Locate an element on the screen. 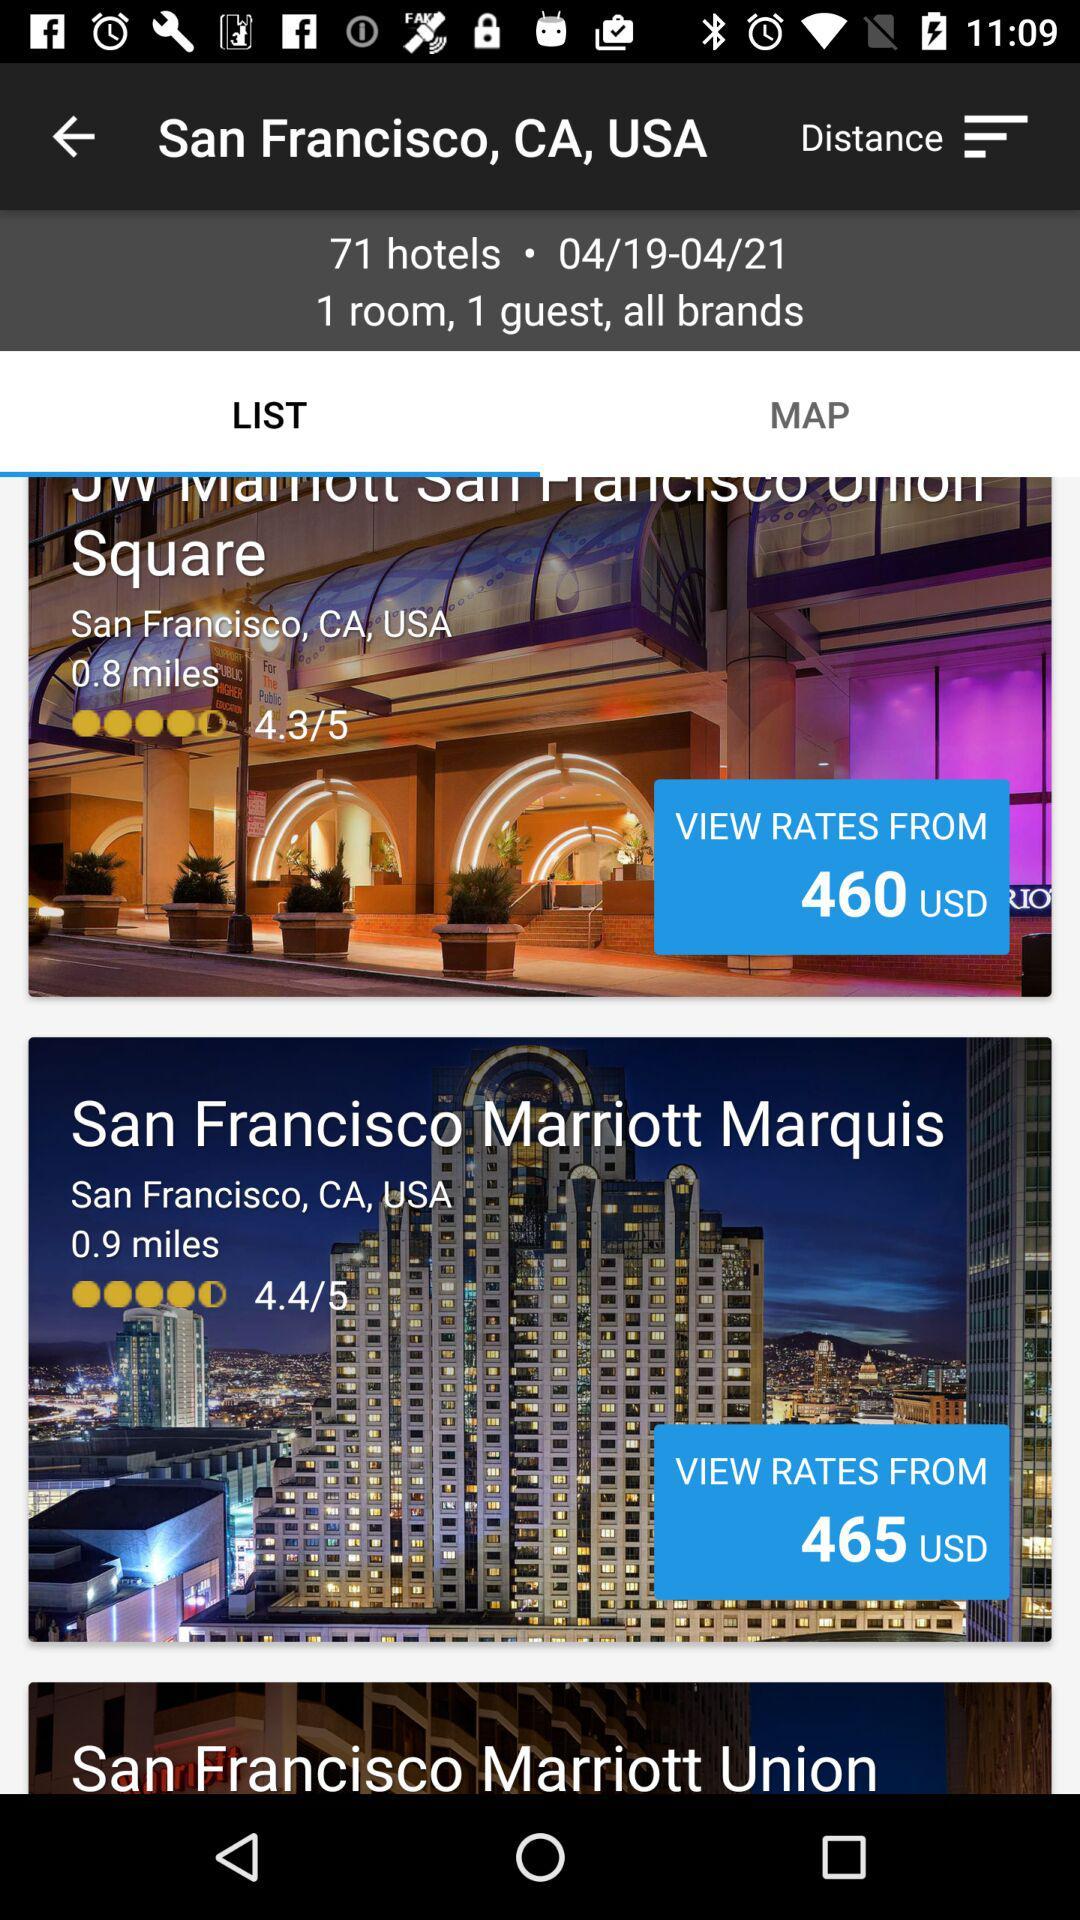 This screenshot has height=1920, width=1080. icon next to the san francisco ca app is located at coordinates (924, 135).